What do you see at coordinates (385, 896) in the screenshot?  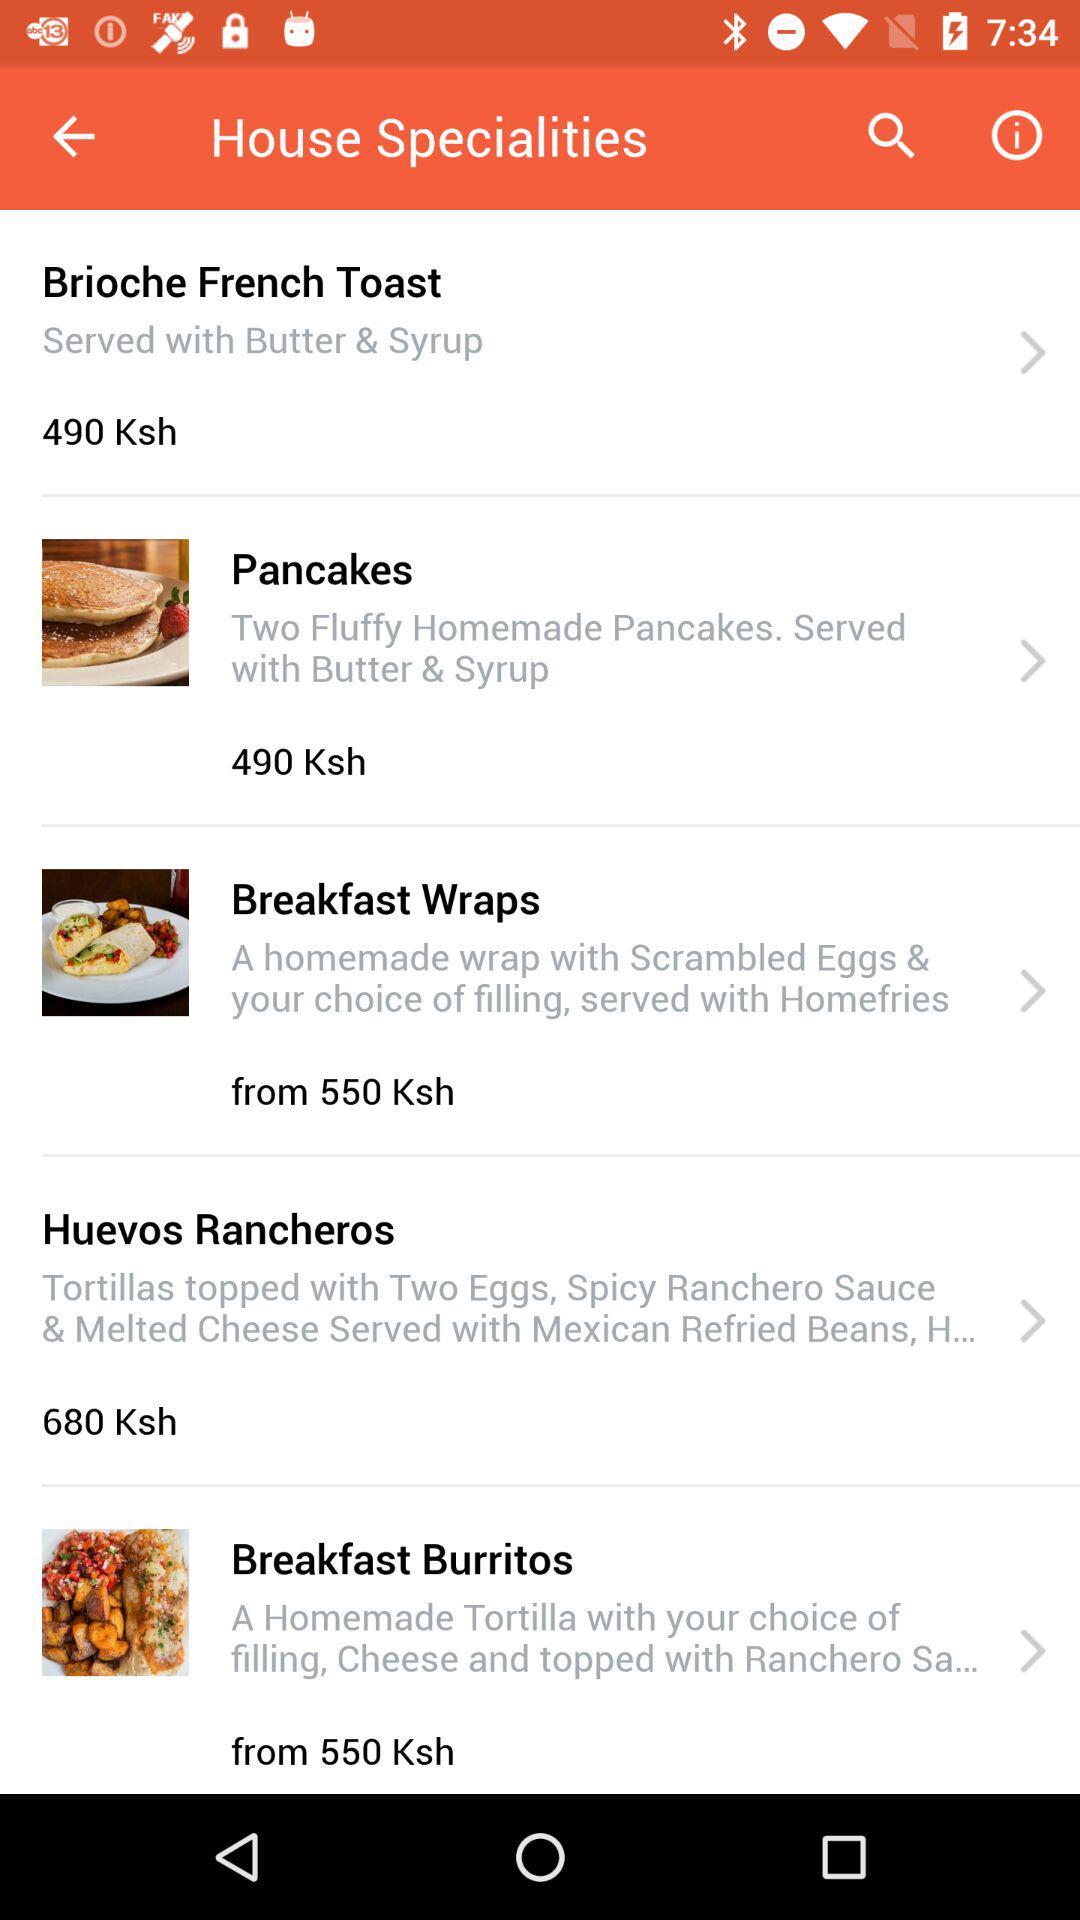 I see `breakfast wraps` at bounding box center [385, 896].